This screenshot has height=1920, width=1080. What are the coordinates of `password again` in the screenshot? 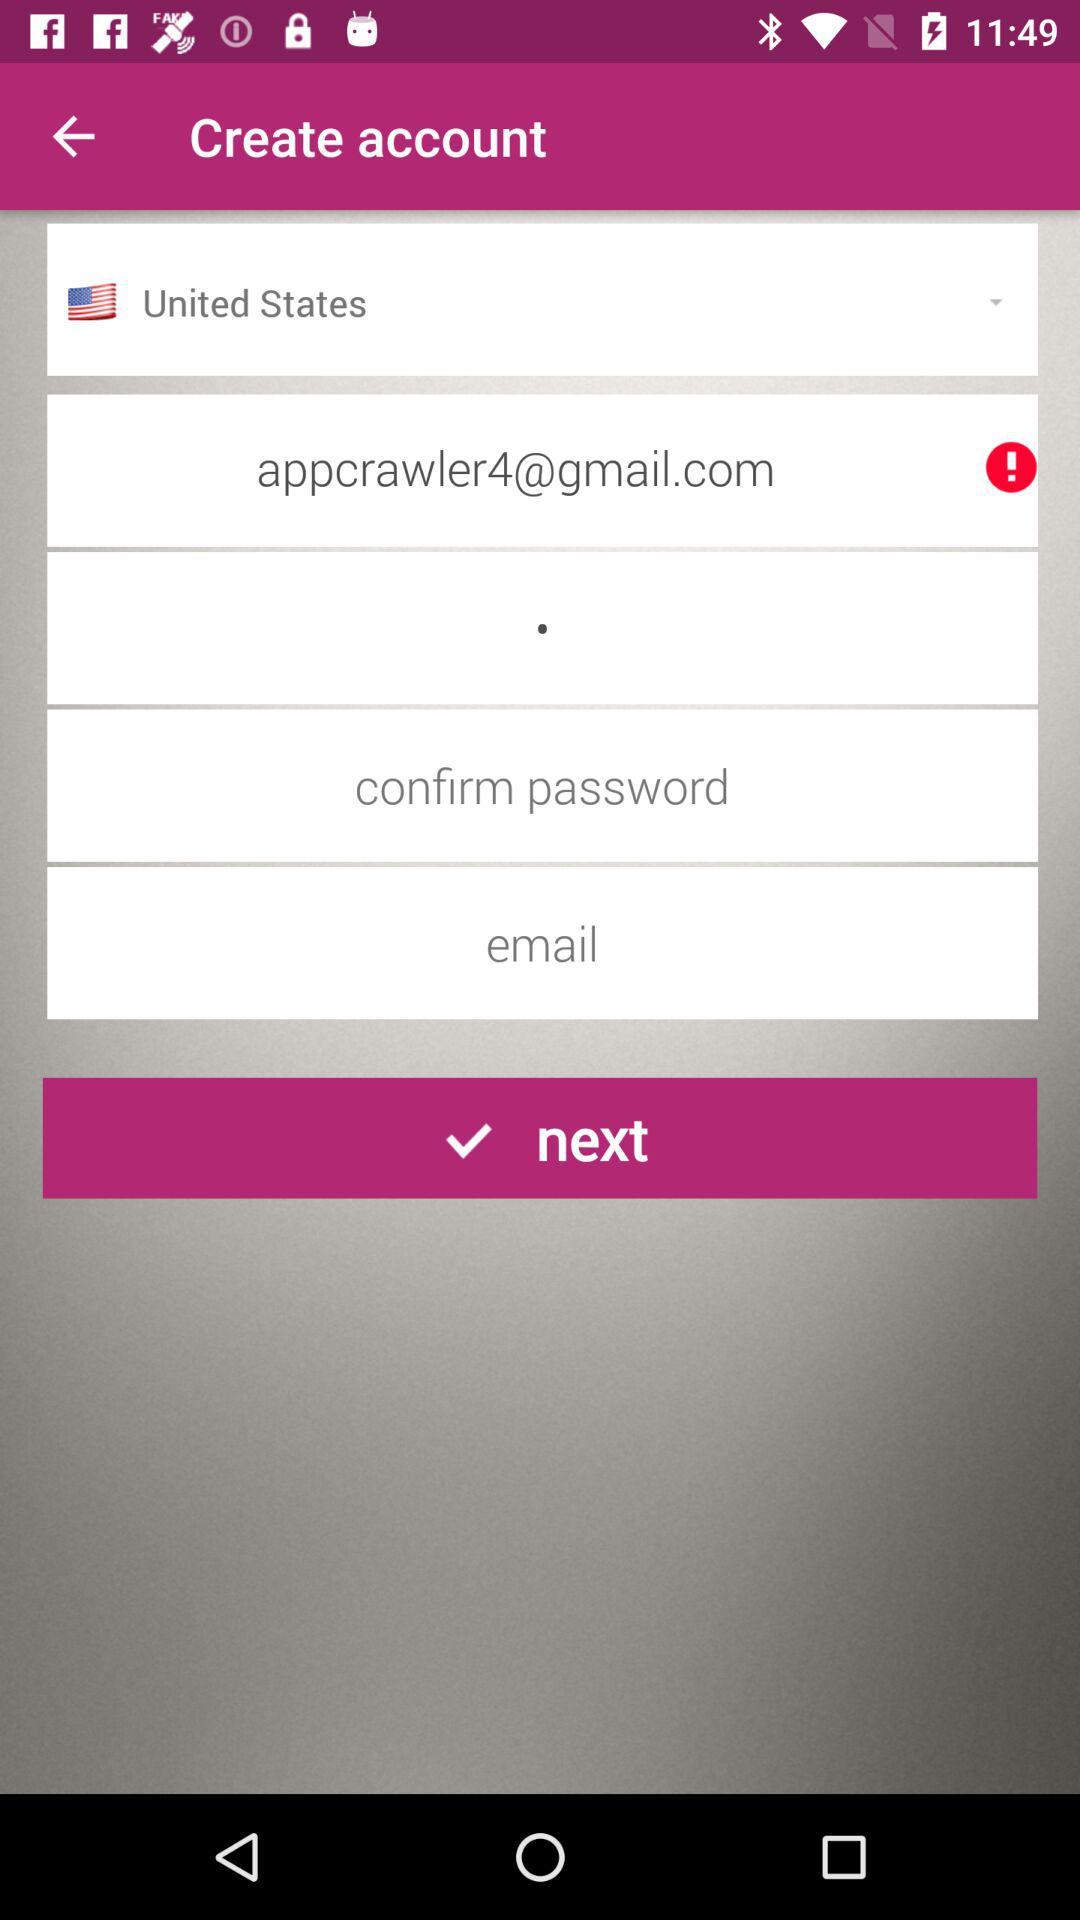 It's located at (542, 784).